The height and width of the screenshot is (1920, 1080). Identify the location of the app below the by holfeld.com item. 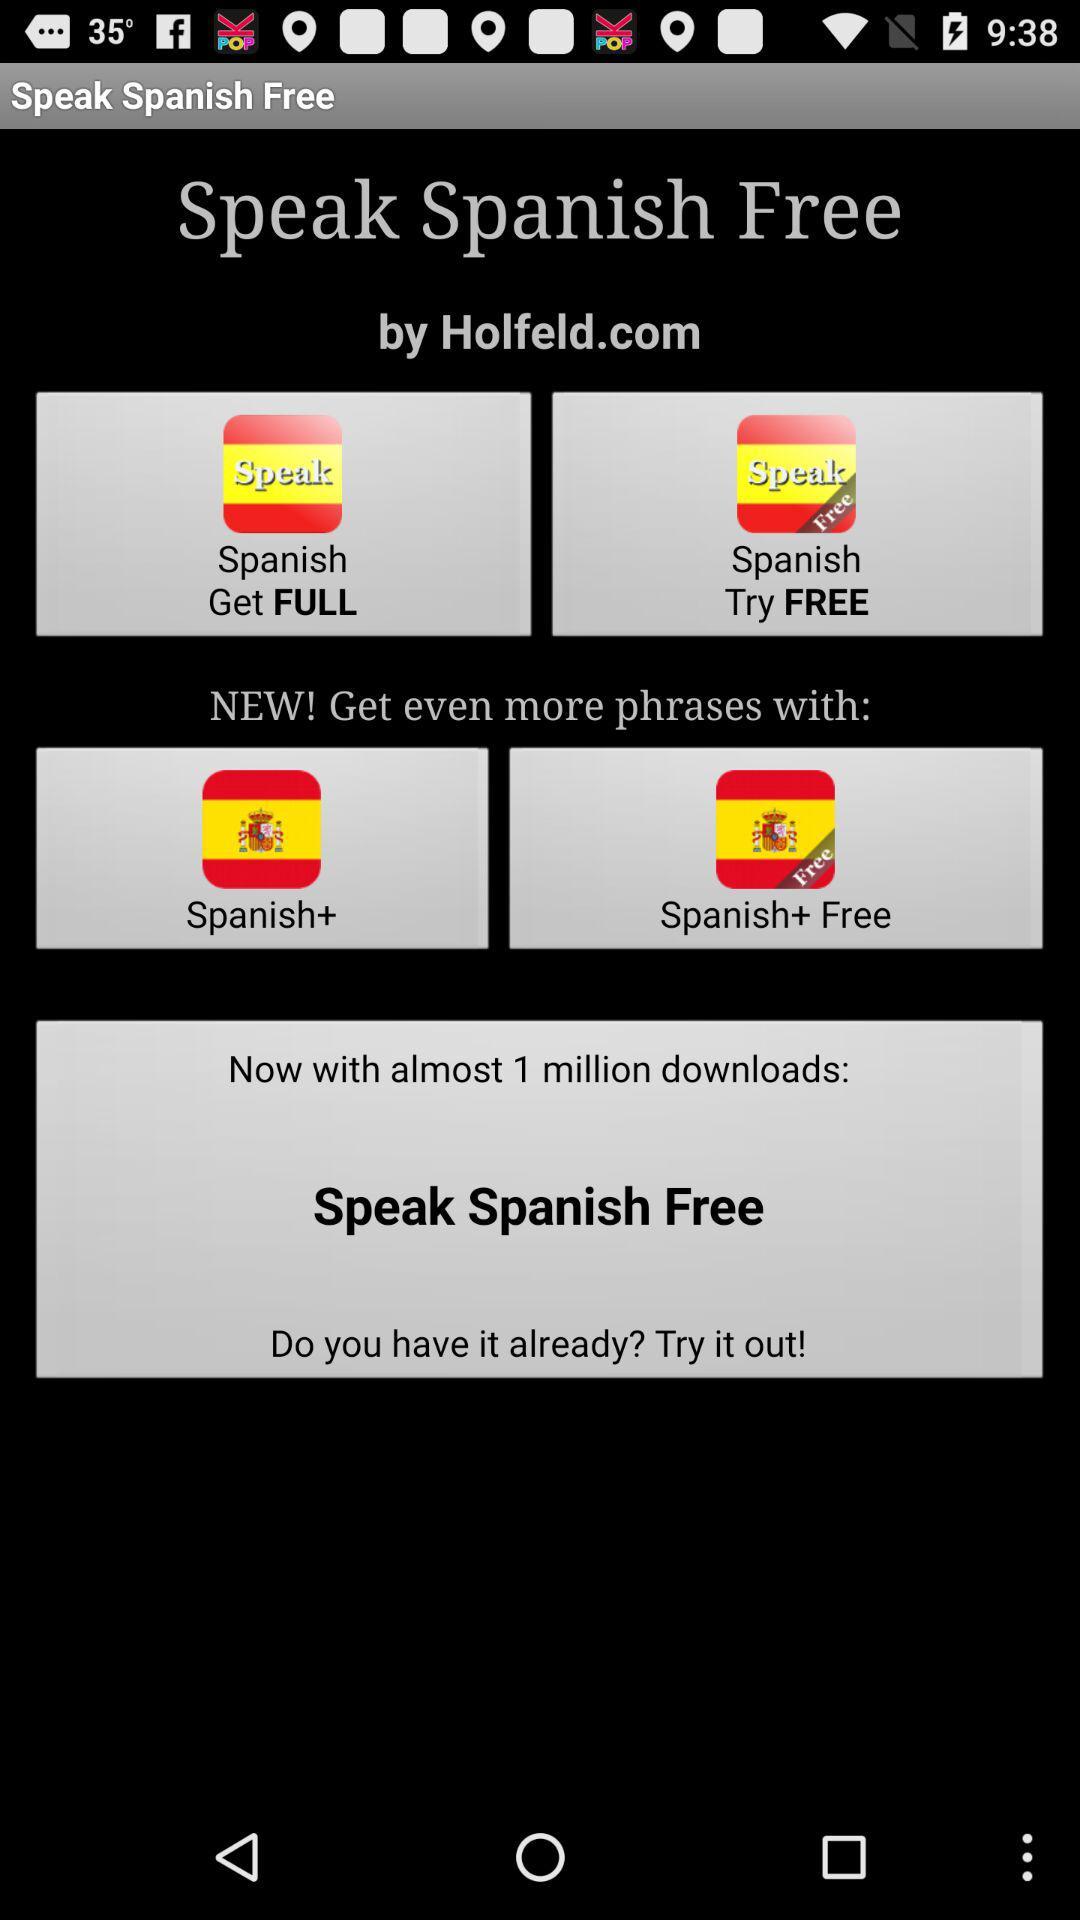
(284, 520).